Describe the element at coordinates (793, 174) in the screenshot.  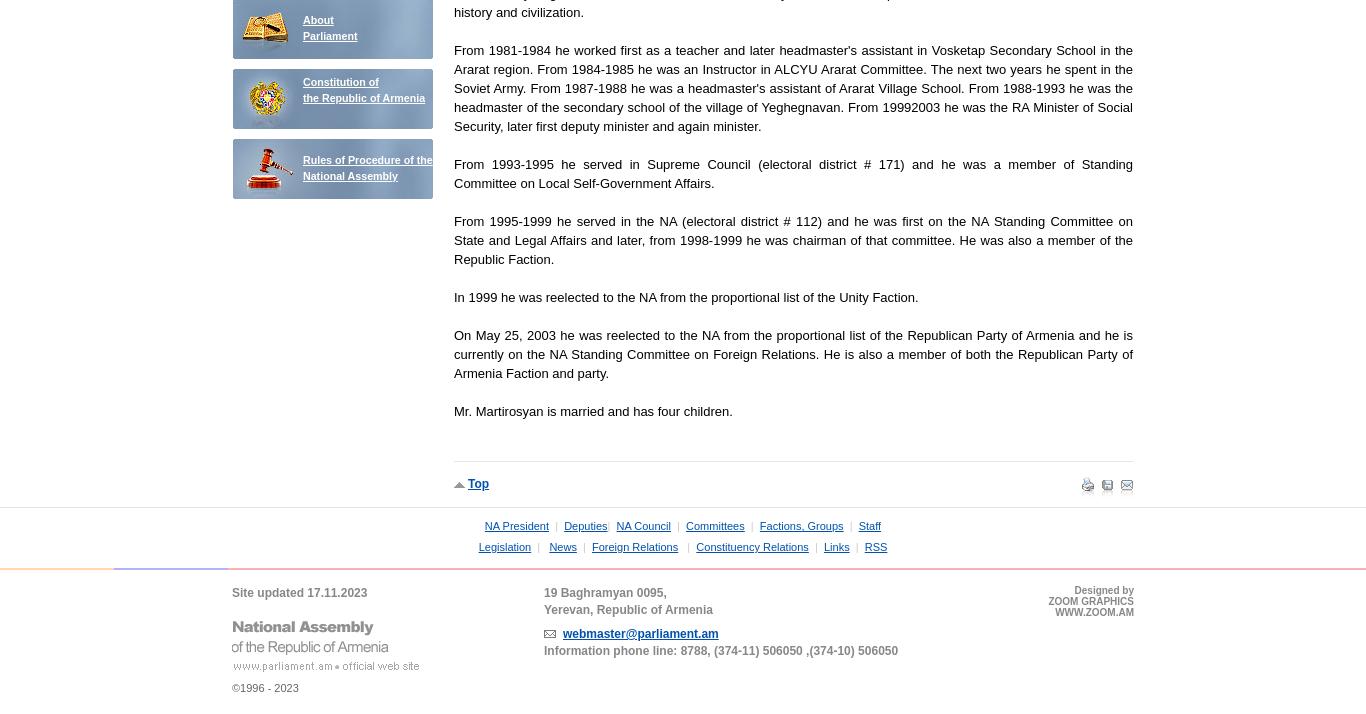
I see `'From 1993-1995 he served in Supreme Council (electoral district # 171) and he was a member of Standing Committee on Local Self-Government Affairs.'` at that location.